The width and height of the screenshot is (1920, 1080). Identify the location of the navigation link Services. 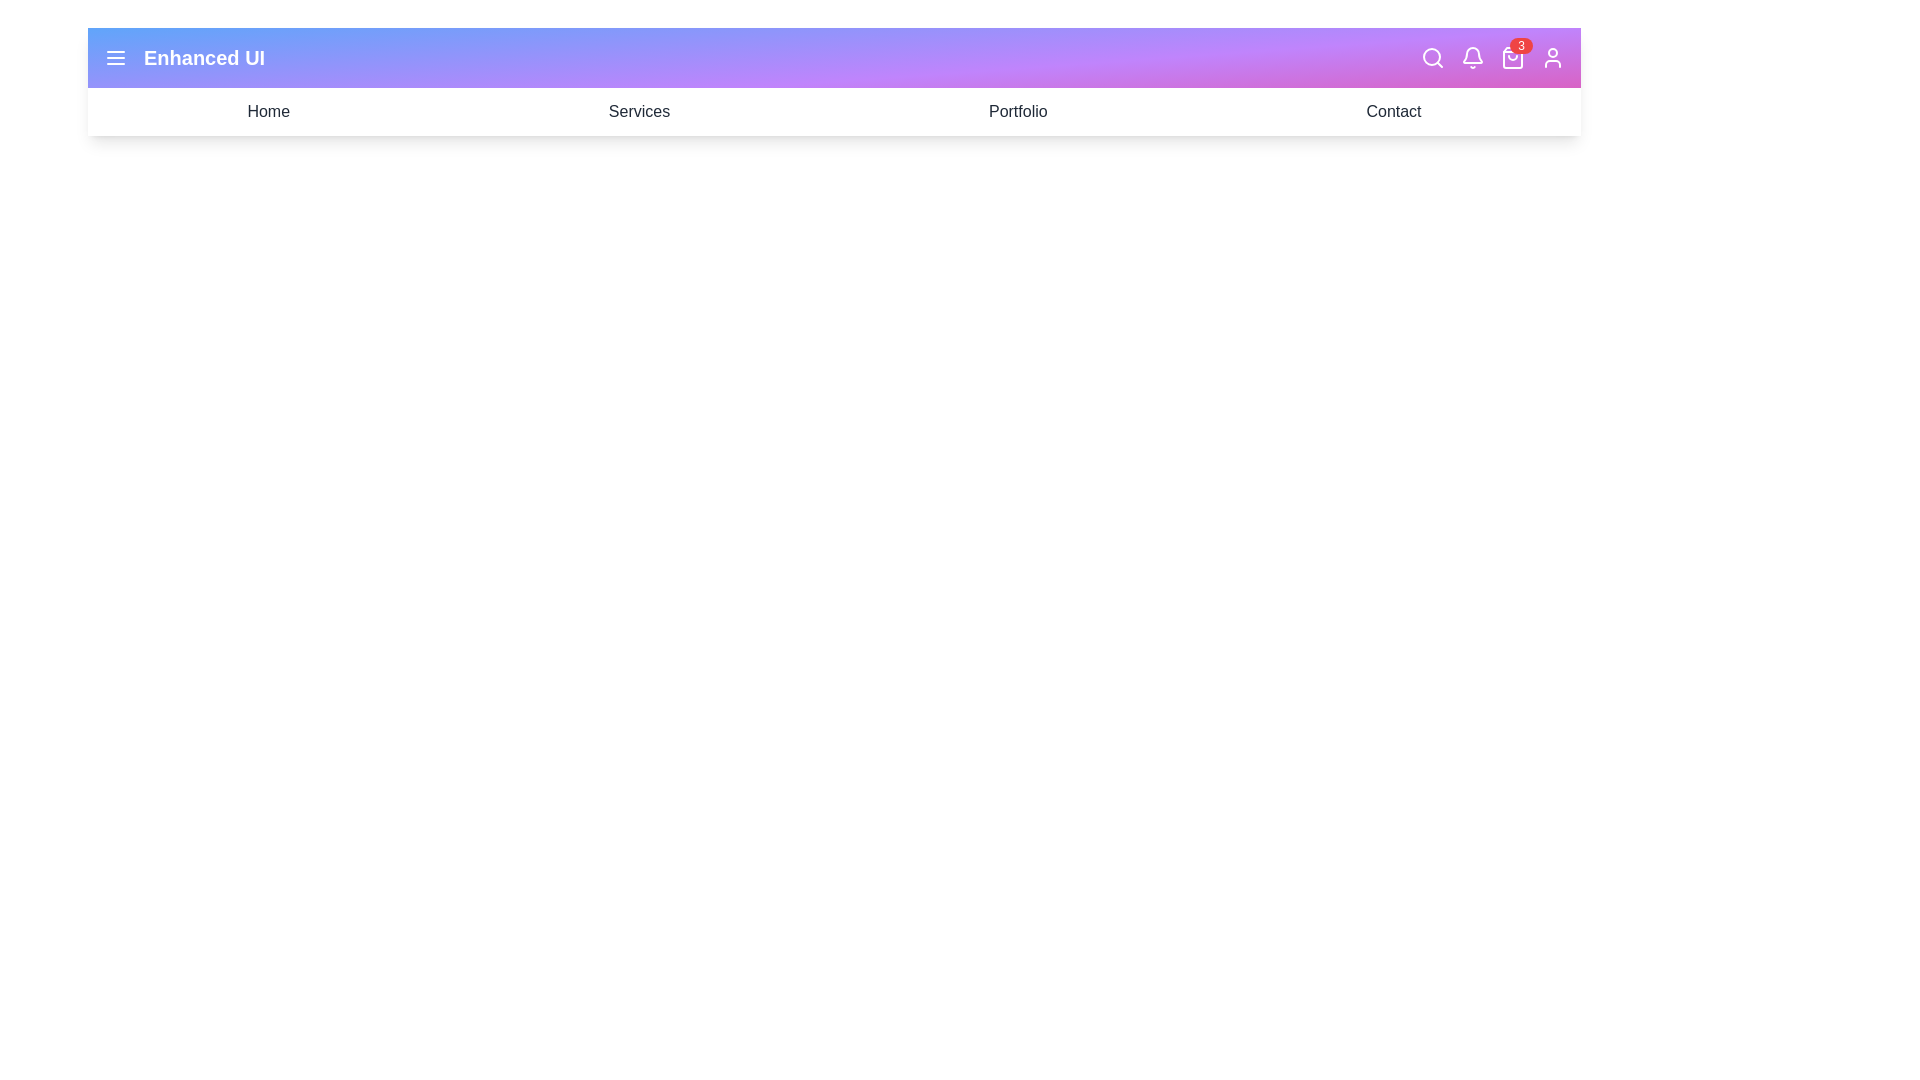
(638, 111).